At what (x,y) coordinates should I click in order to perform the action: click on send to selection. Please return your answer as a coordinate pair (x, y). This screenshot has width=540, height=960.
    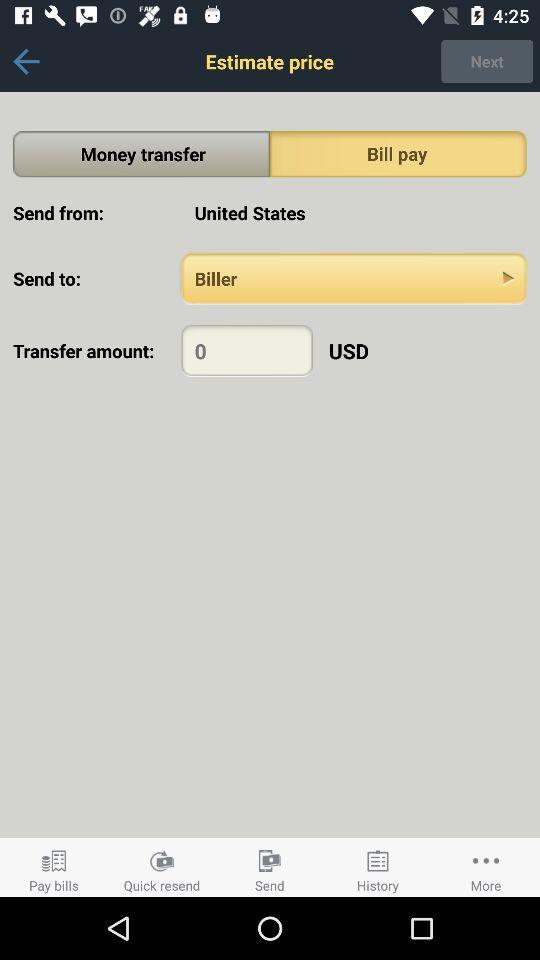
    Looking at the image, I should click on (353, 277).